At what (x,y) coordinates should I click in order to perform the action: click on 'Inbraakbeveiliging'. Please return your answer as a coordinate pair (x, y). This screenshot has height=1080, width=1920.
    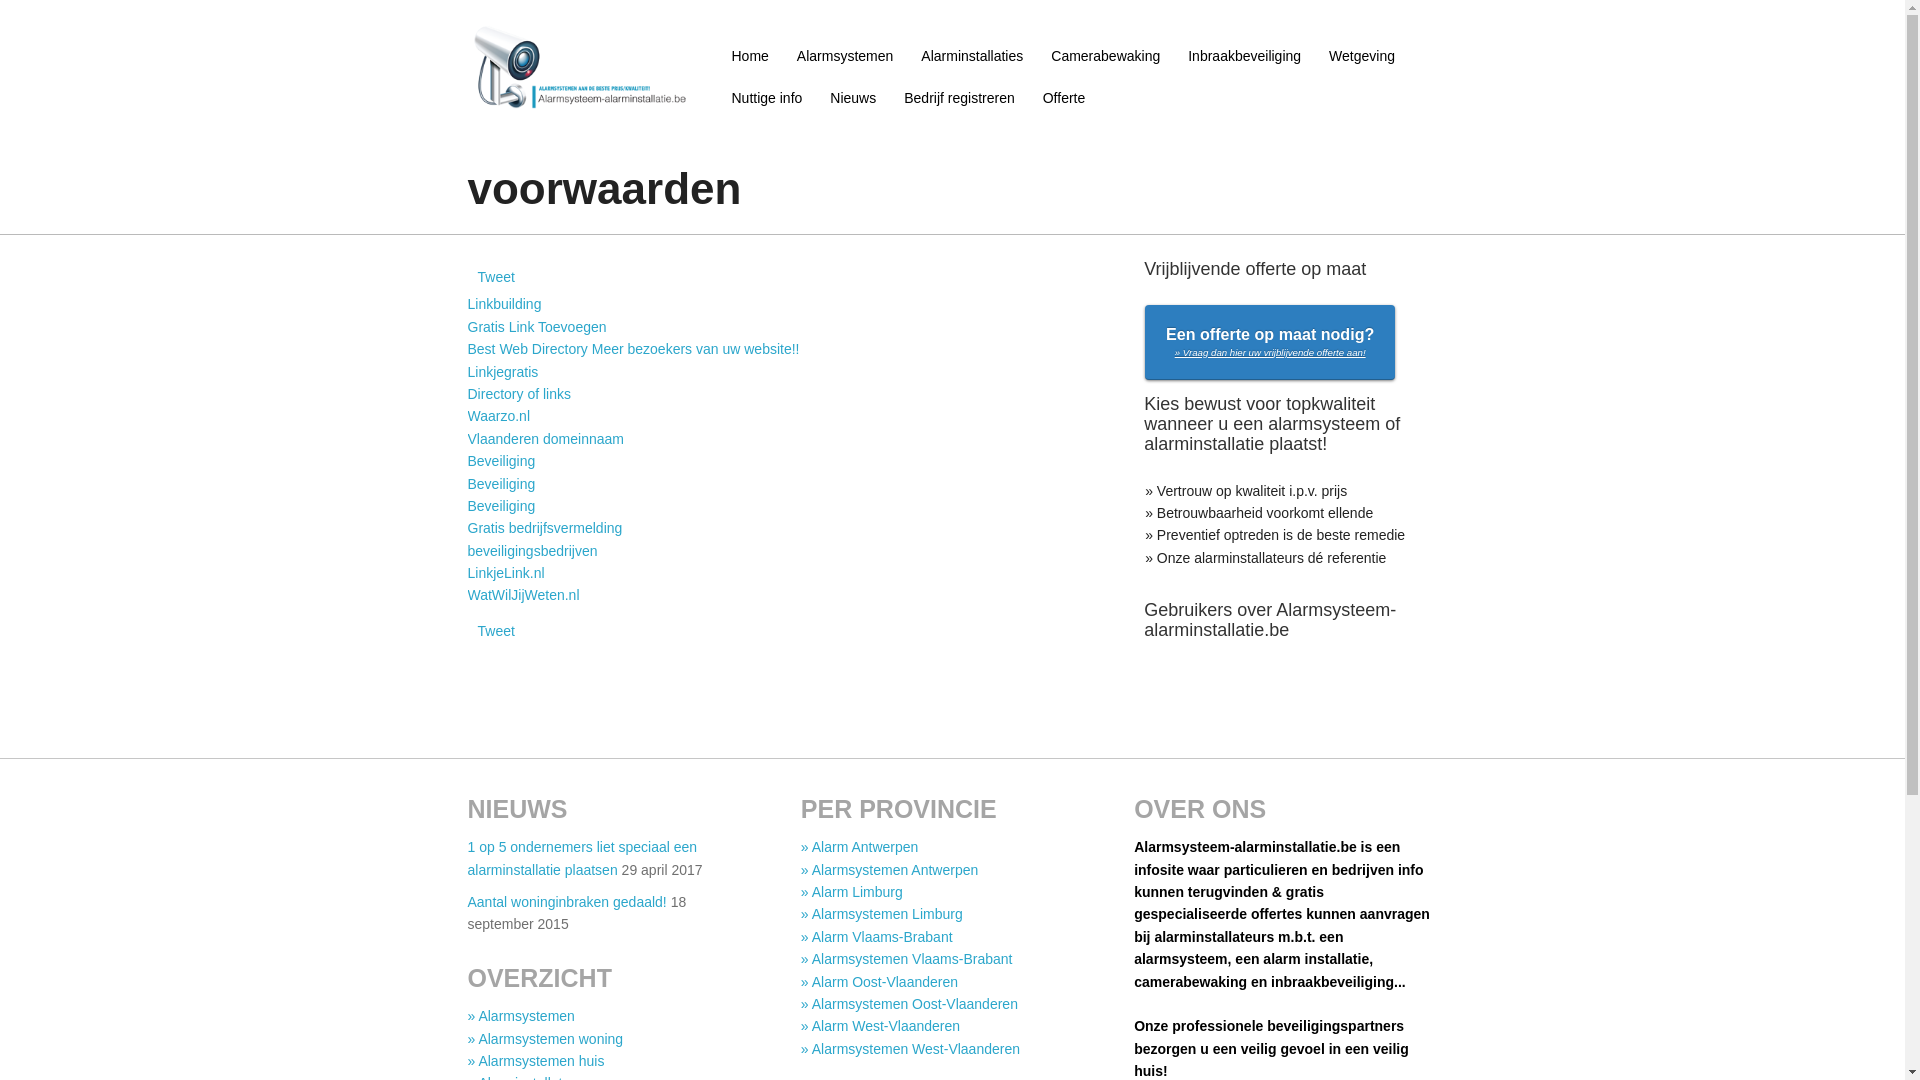
    Looking at the image, I should click on (1243, 55).